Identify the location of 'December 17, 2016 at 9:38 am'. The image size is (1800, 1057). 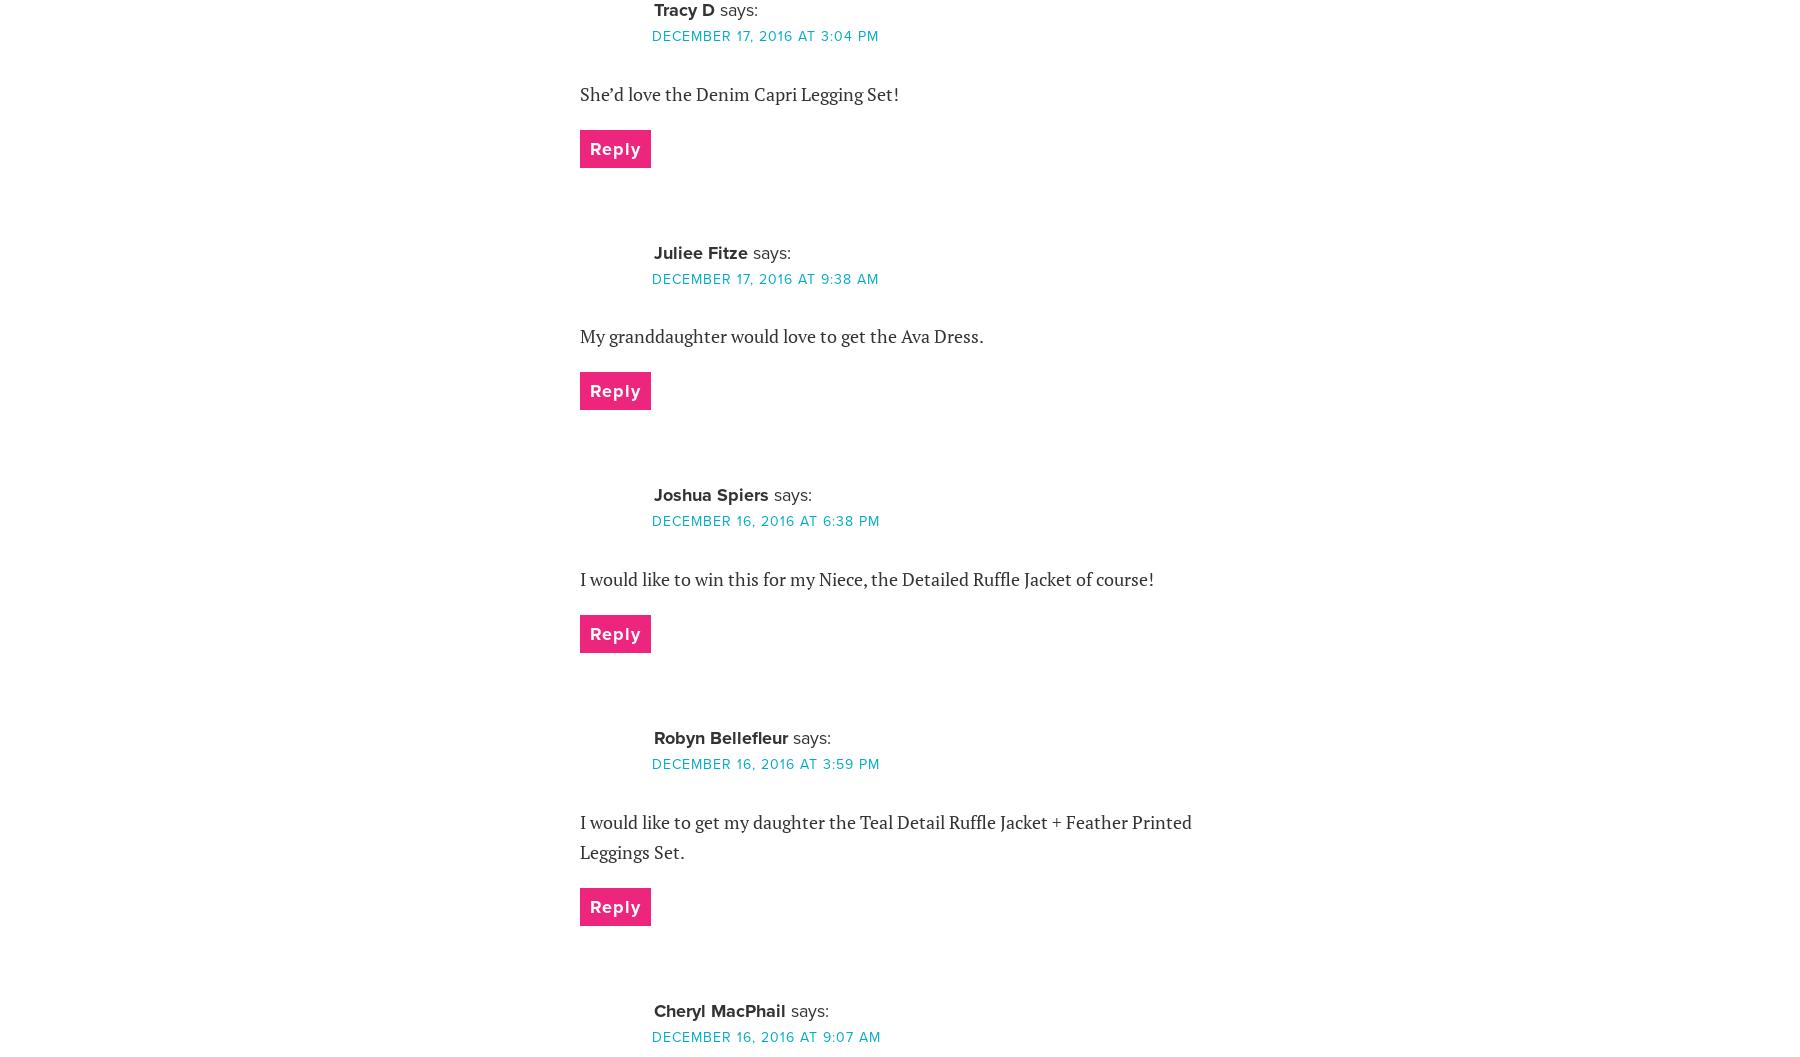
(763, 277).